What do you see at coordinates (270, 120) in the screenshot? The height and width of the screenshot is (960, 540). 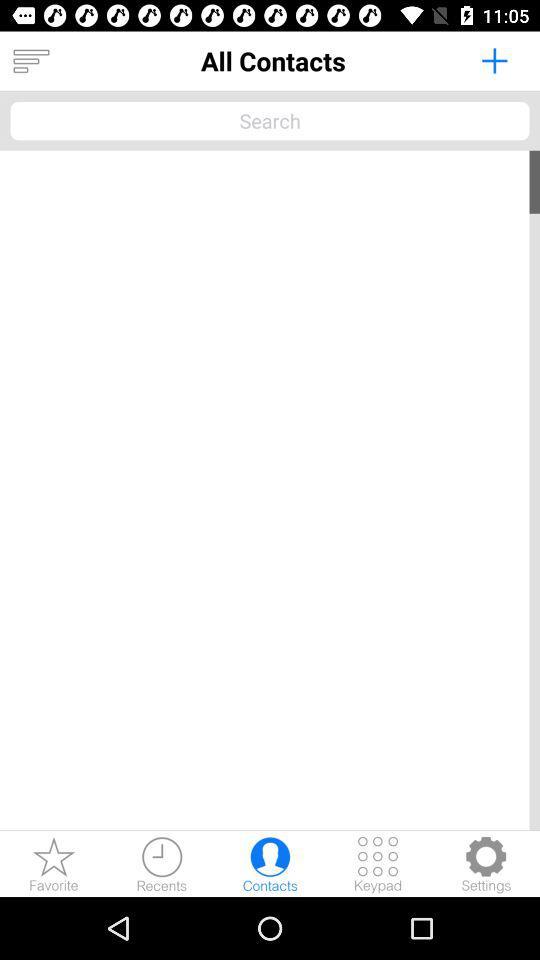 I see `search text` at bounding box center [270, 120].